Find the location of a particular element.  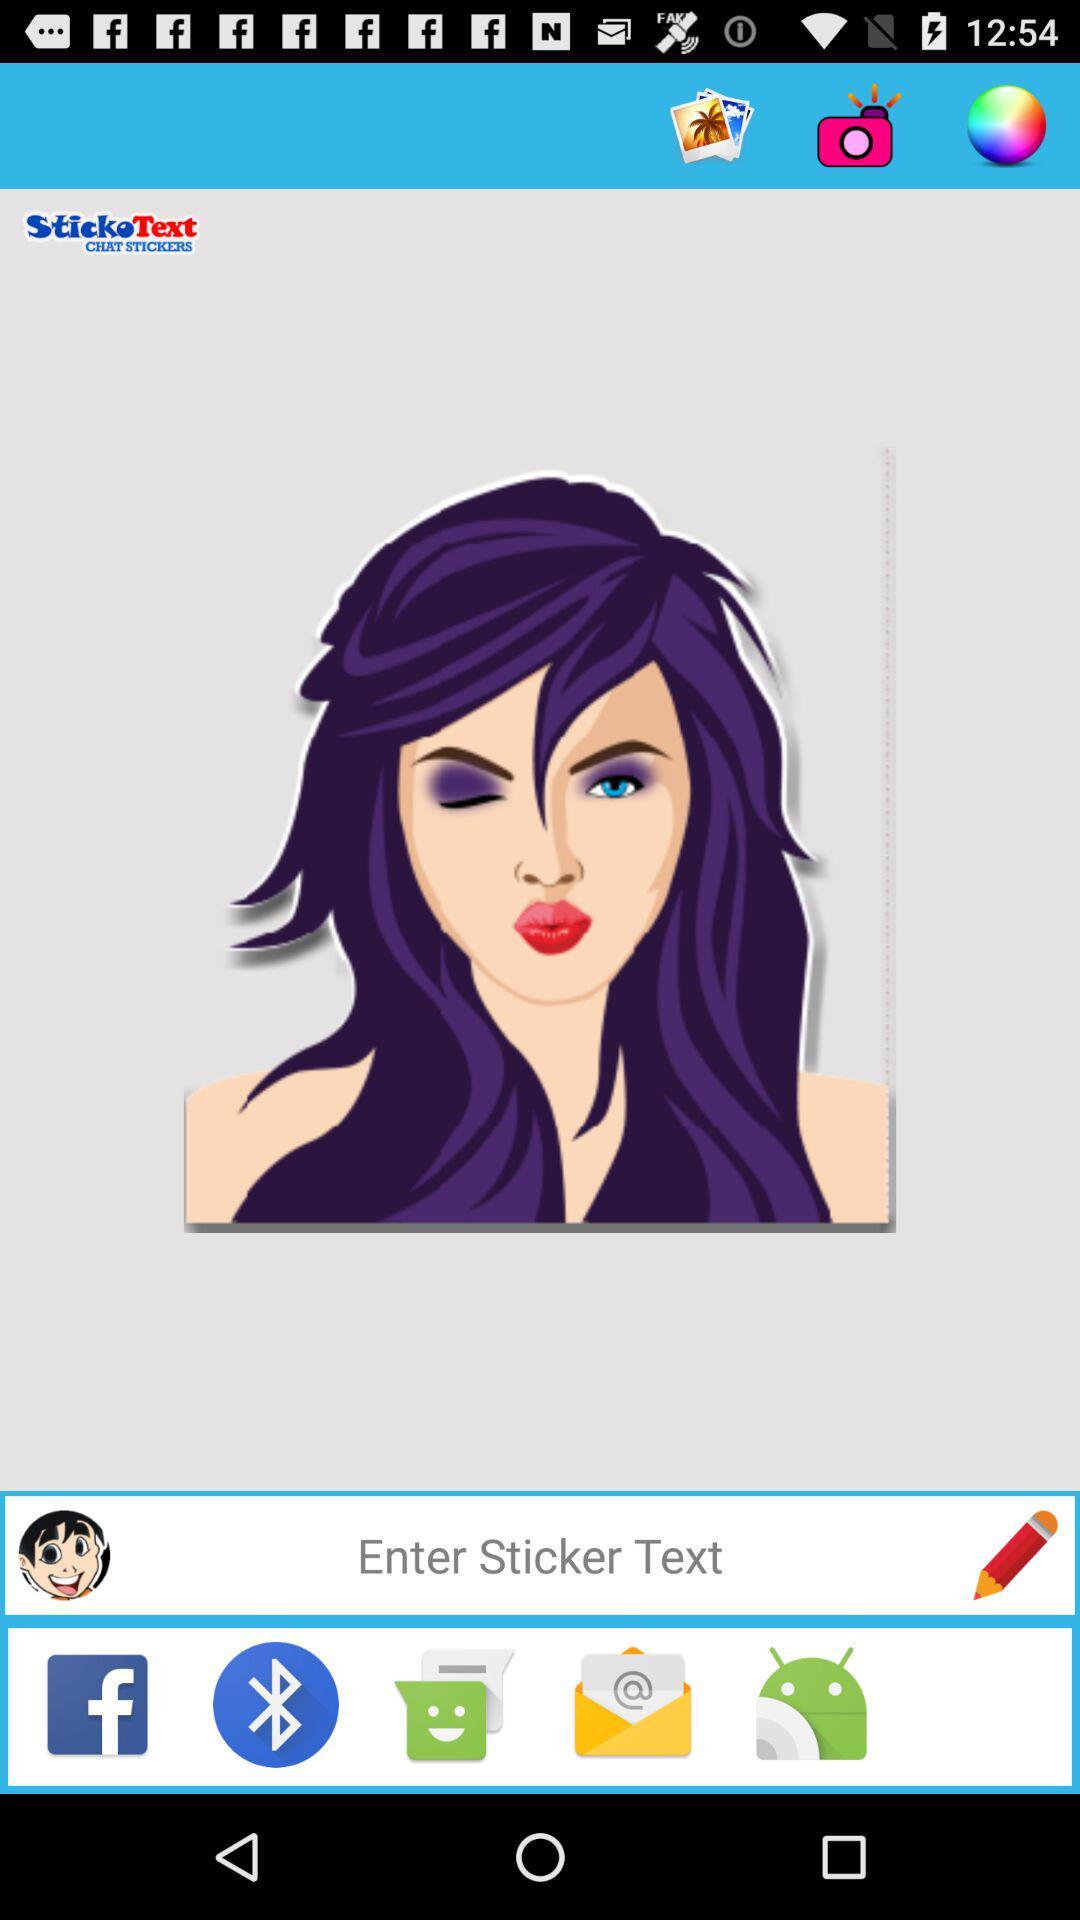

a copy is located at coordinates (454, 1703).